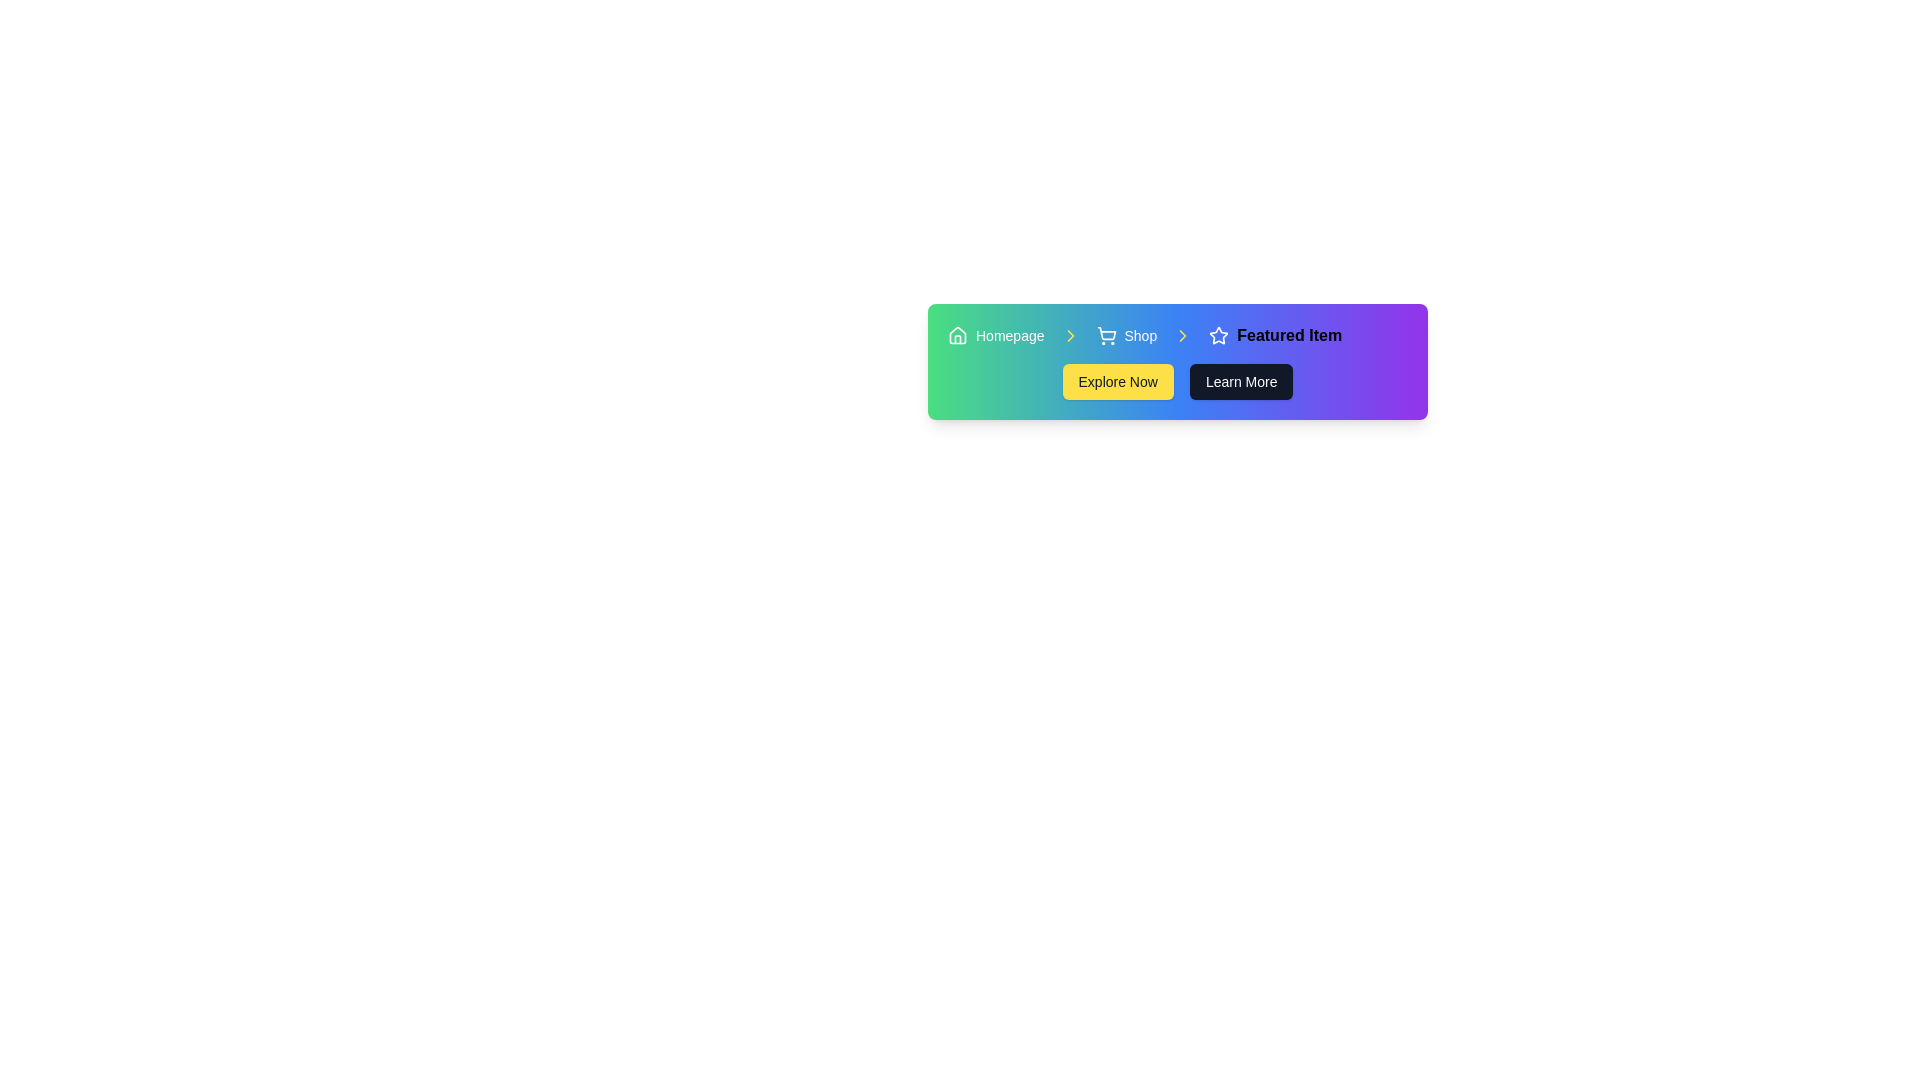 The image size is (1920, 1080). I want to click on the 'Homepage' link, which is the first item in the horizontal navigation bar and features a small house icon and white text, so click(996, 334).